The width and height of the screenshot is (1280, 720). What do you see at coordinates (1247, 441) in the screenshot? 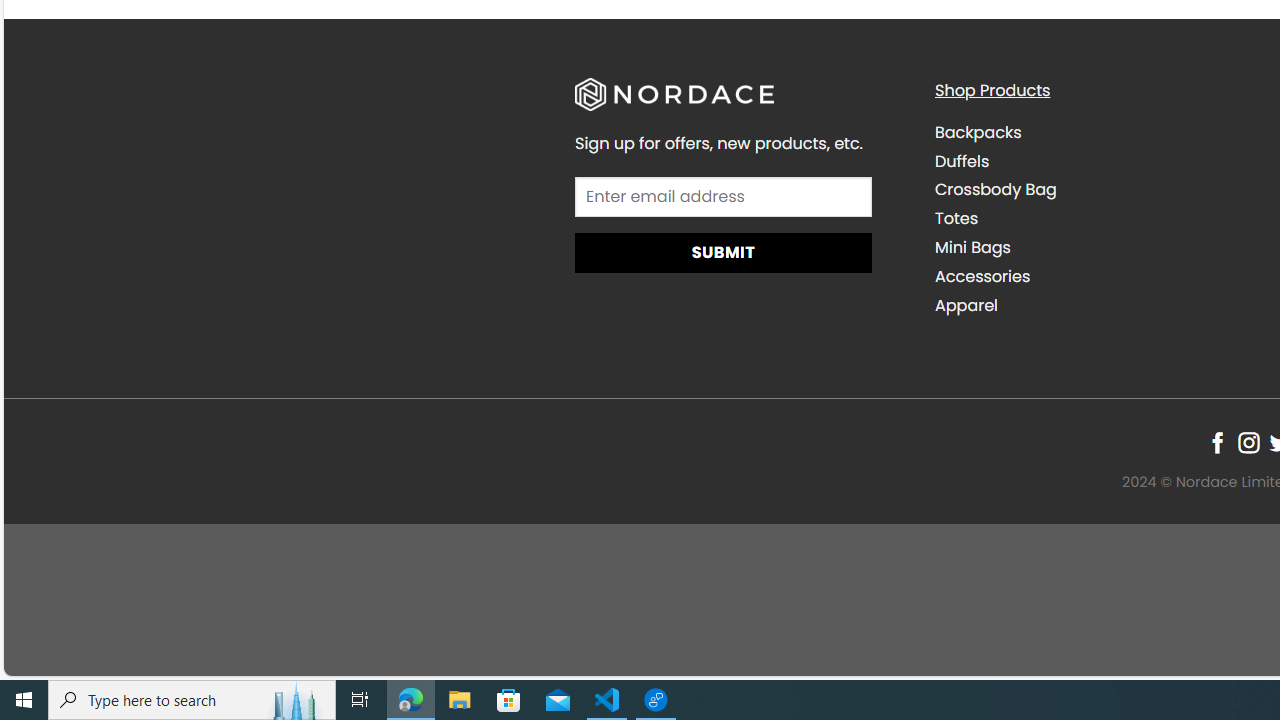
I see `'Follow on Instagram'` at bounding box center [1247, 441].